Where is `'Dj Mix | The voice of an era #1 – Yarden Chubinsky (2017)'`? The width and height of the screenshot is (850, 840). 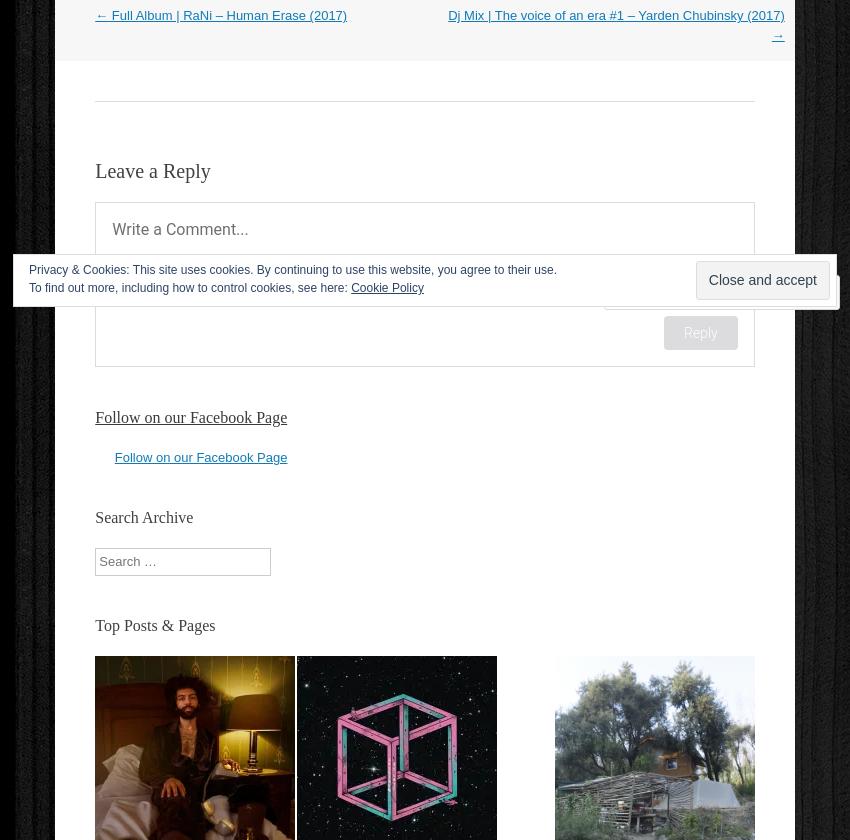 'Dj Mix | The voice of an era #1 – Yarden Chubinsky (2017)' is located at coordinates (614, 15).